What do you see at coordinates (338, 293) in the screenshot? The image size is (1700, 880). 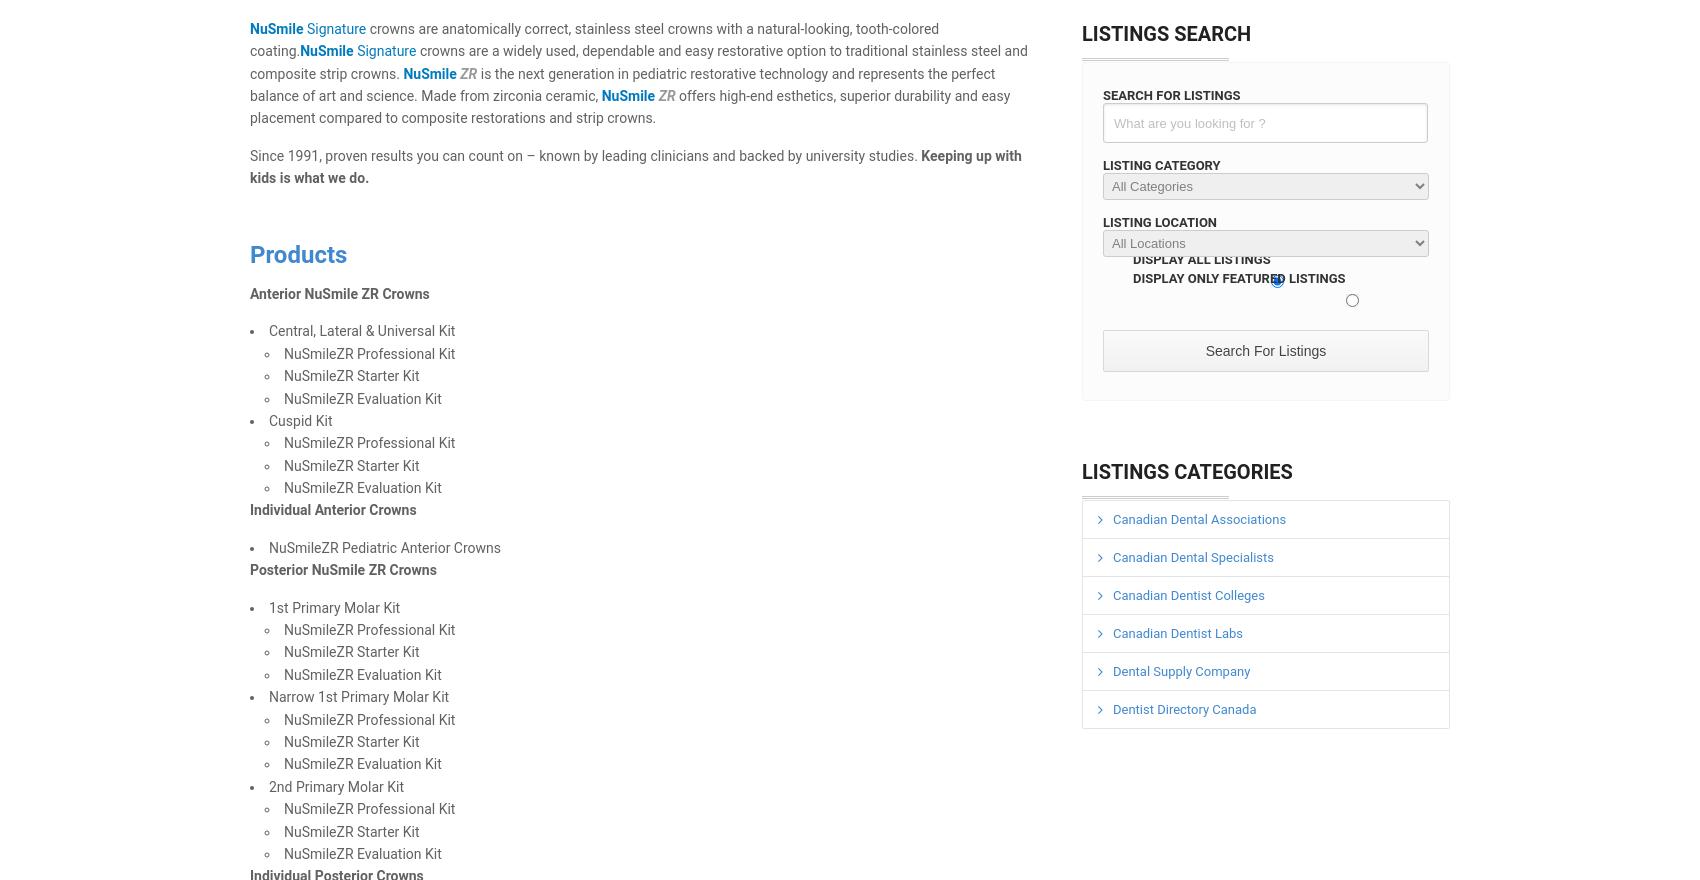 I see `'Anterior NuSmile ZR Crowns'` at bounding box center [338, 293].